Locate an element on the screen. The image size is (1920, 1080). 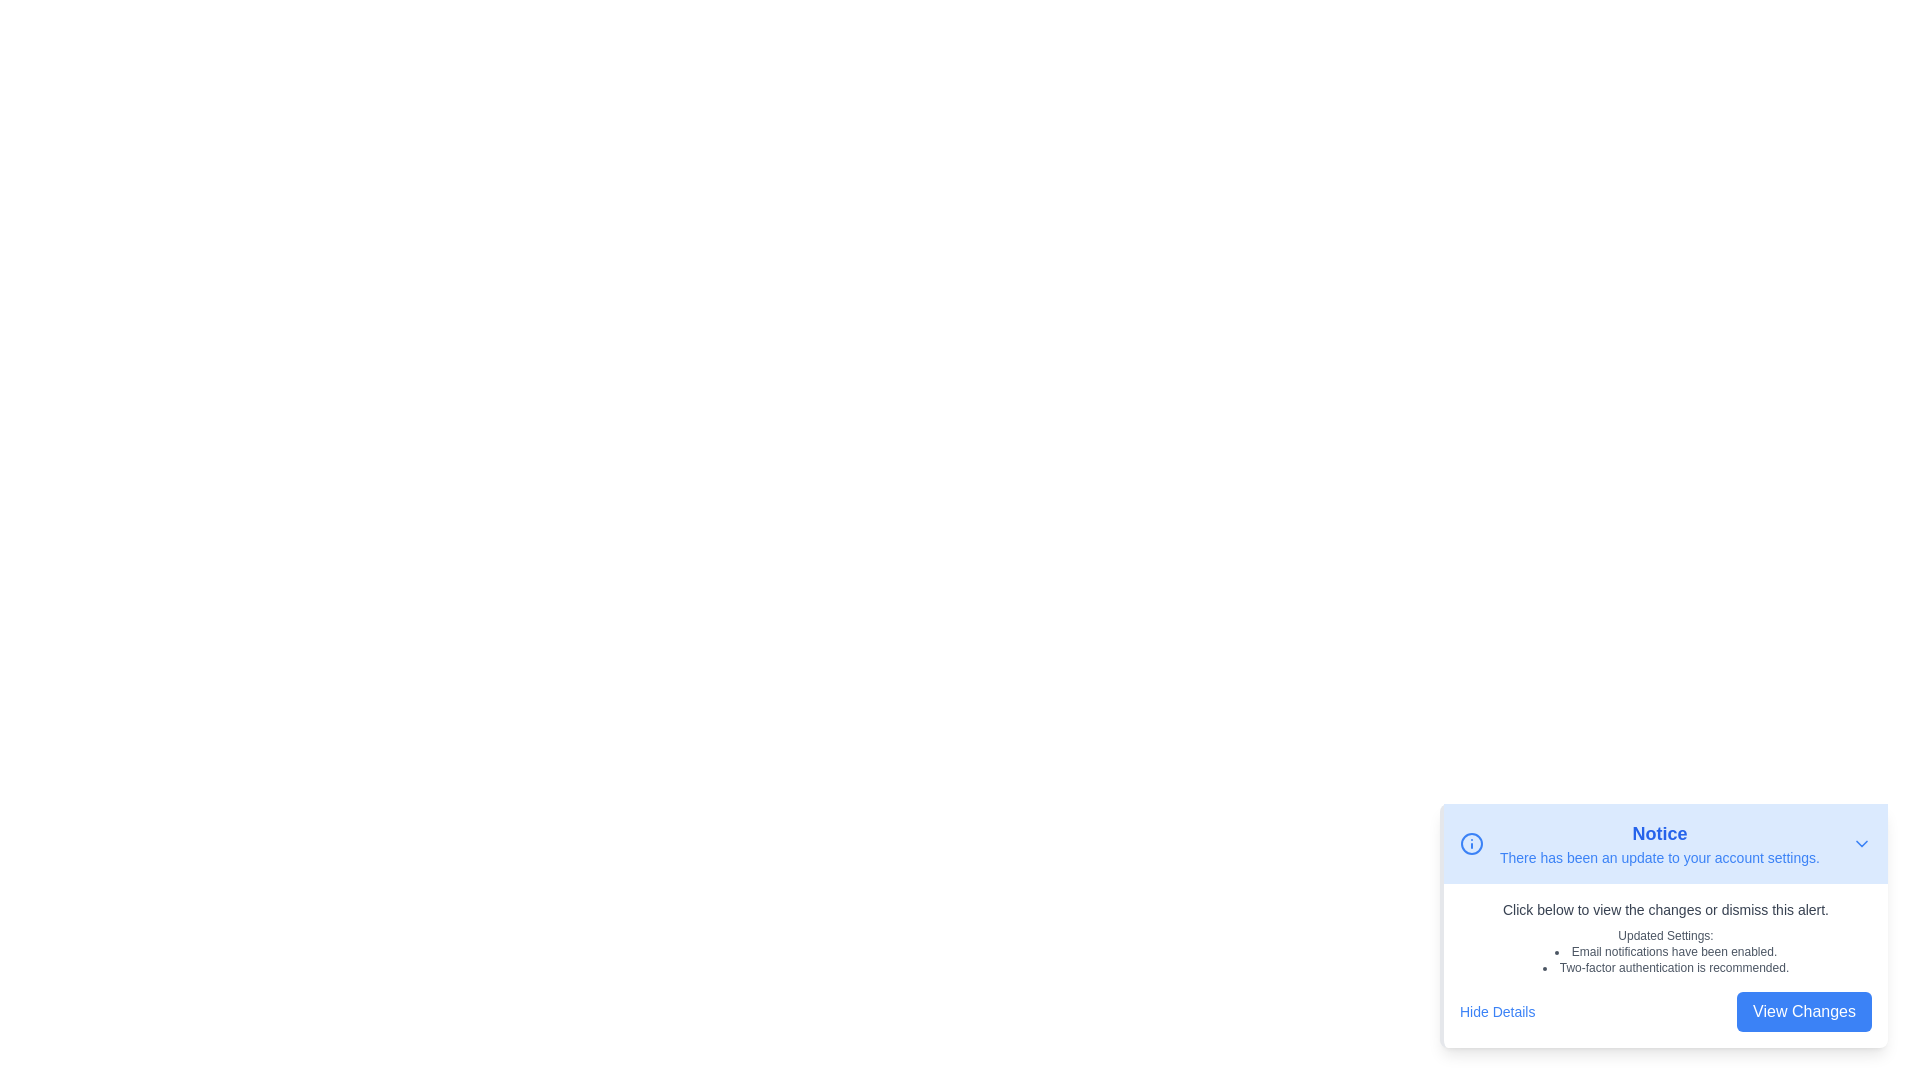
the text 'Two-factor authentication is recommended.' which is the second item in a bullet point list within a context box is located at coordinates (1665, 967).